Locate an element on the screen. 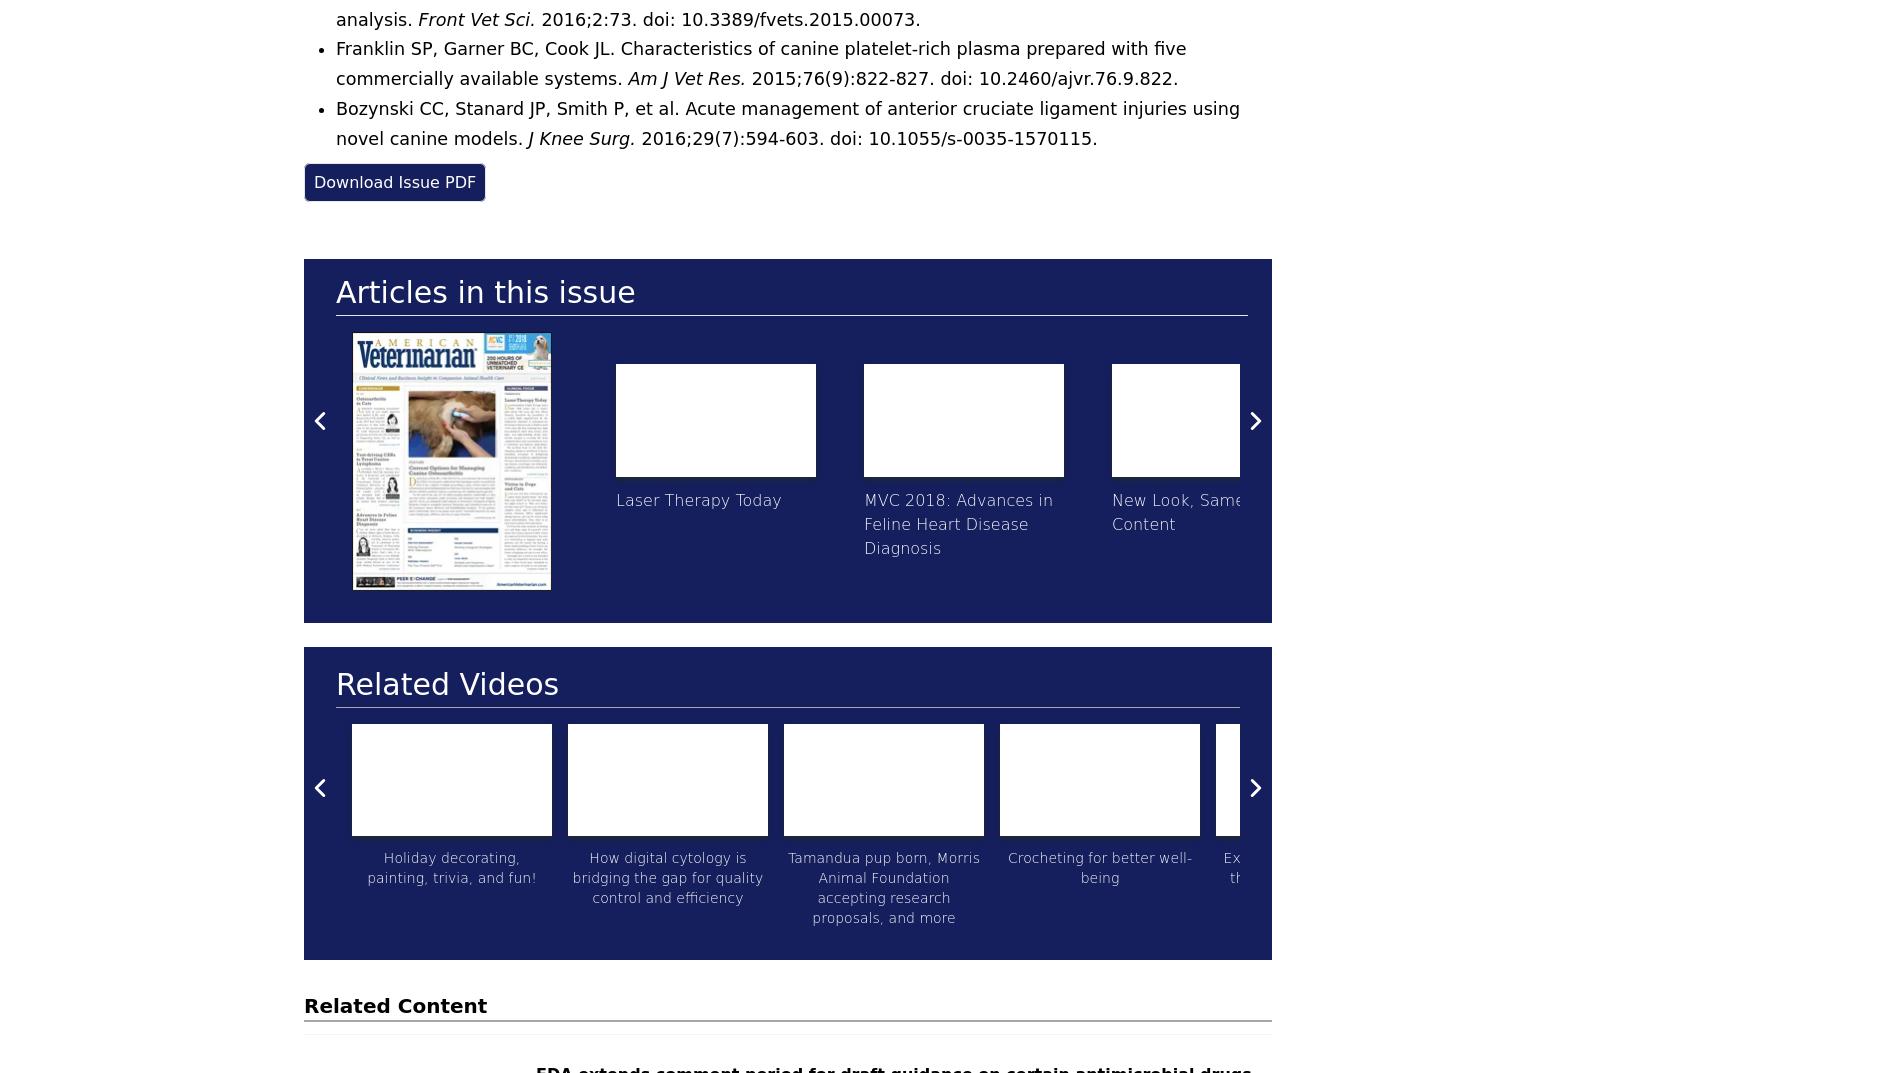  'An overview of what is needed for dental nerve blocks' is located at coordinates (1746, 877).